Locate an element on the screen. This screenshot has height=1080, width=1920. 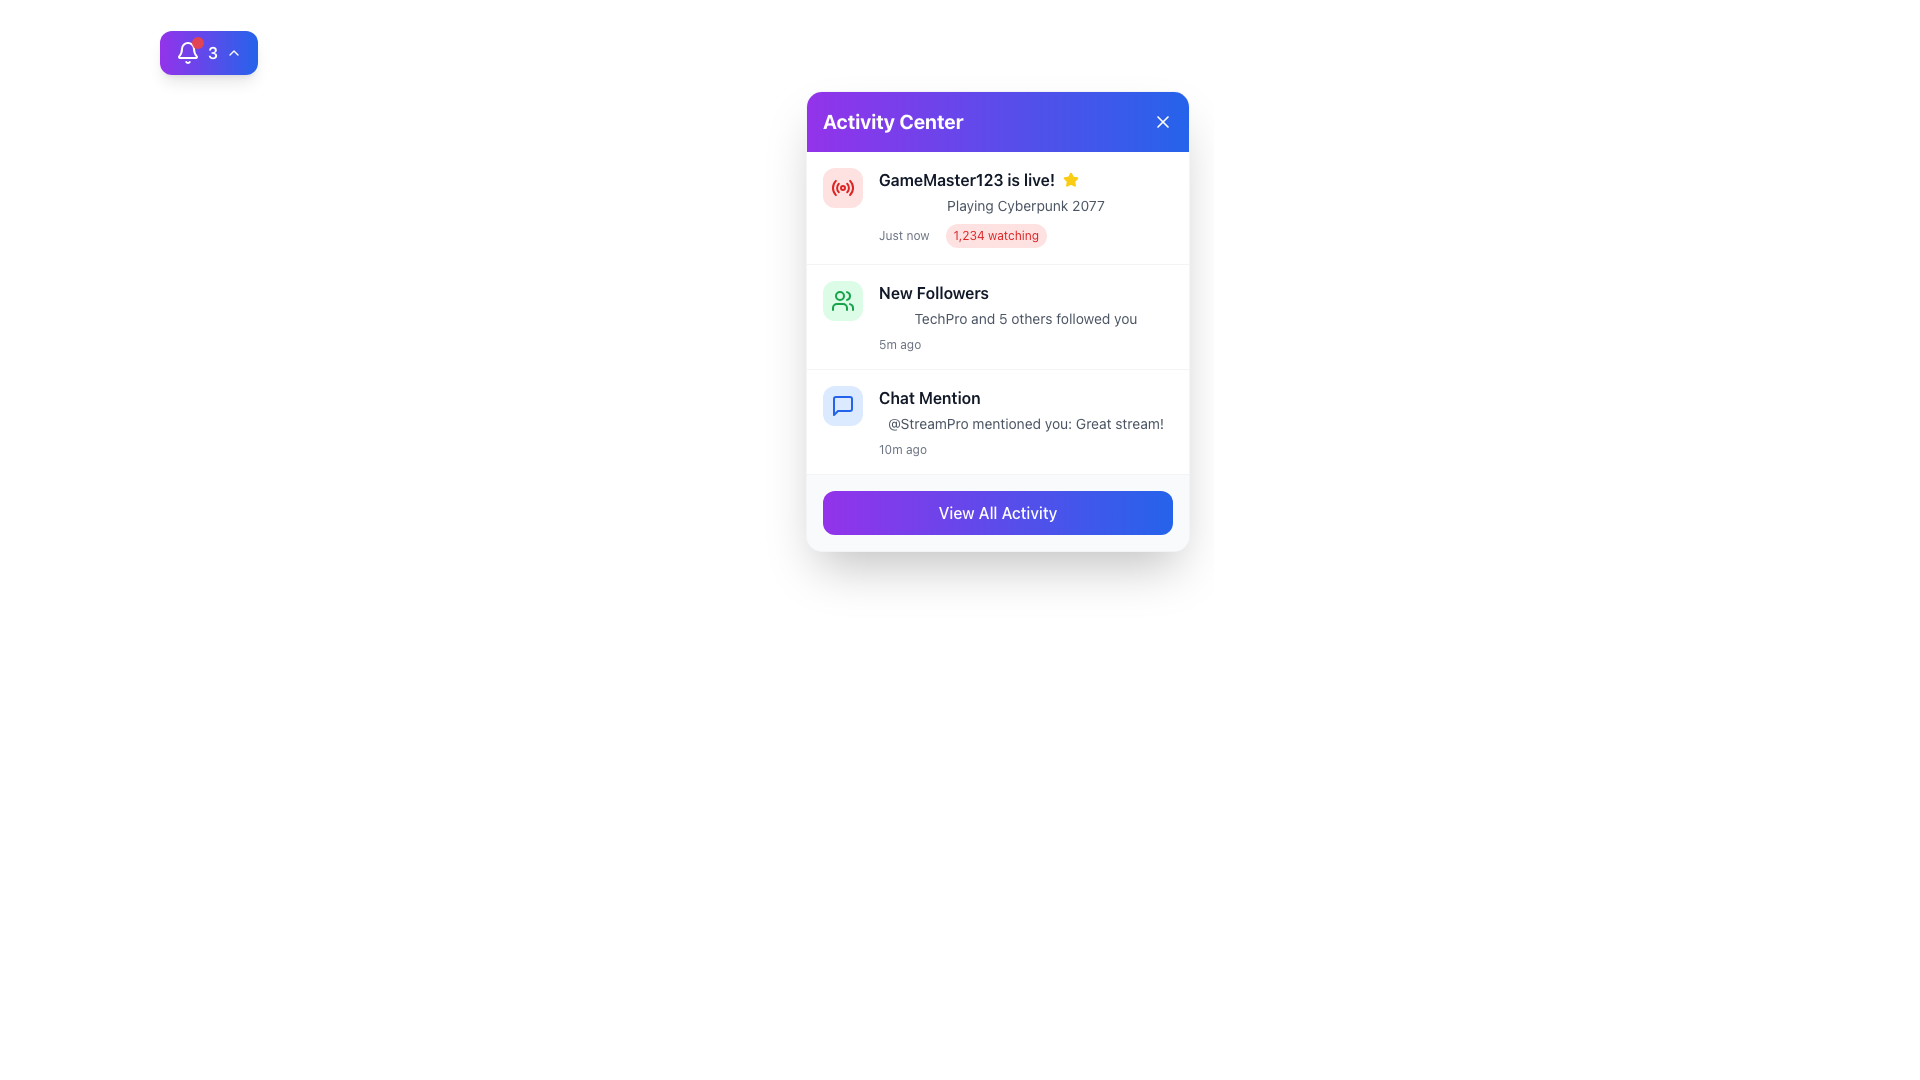
displayed information in the Notification block located at the top of the activity center pop-up, directly above the 'New Followers' notification is located at coordinates (998, 208).